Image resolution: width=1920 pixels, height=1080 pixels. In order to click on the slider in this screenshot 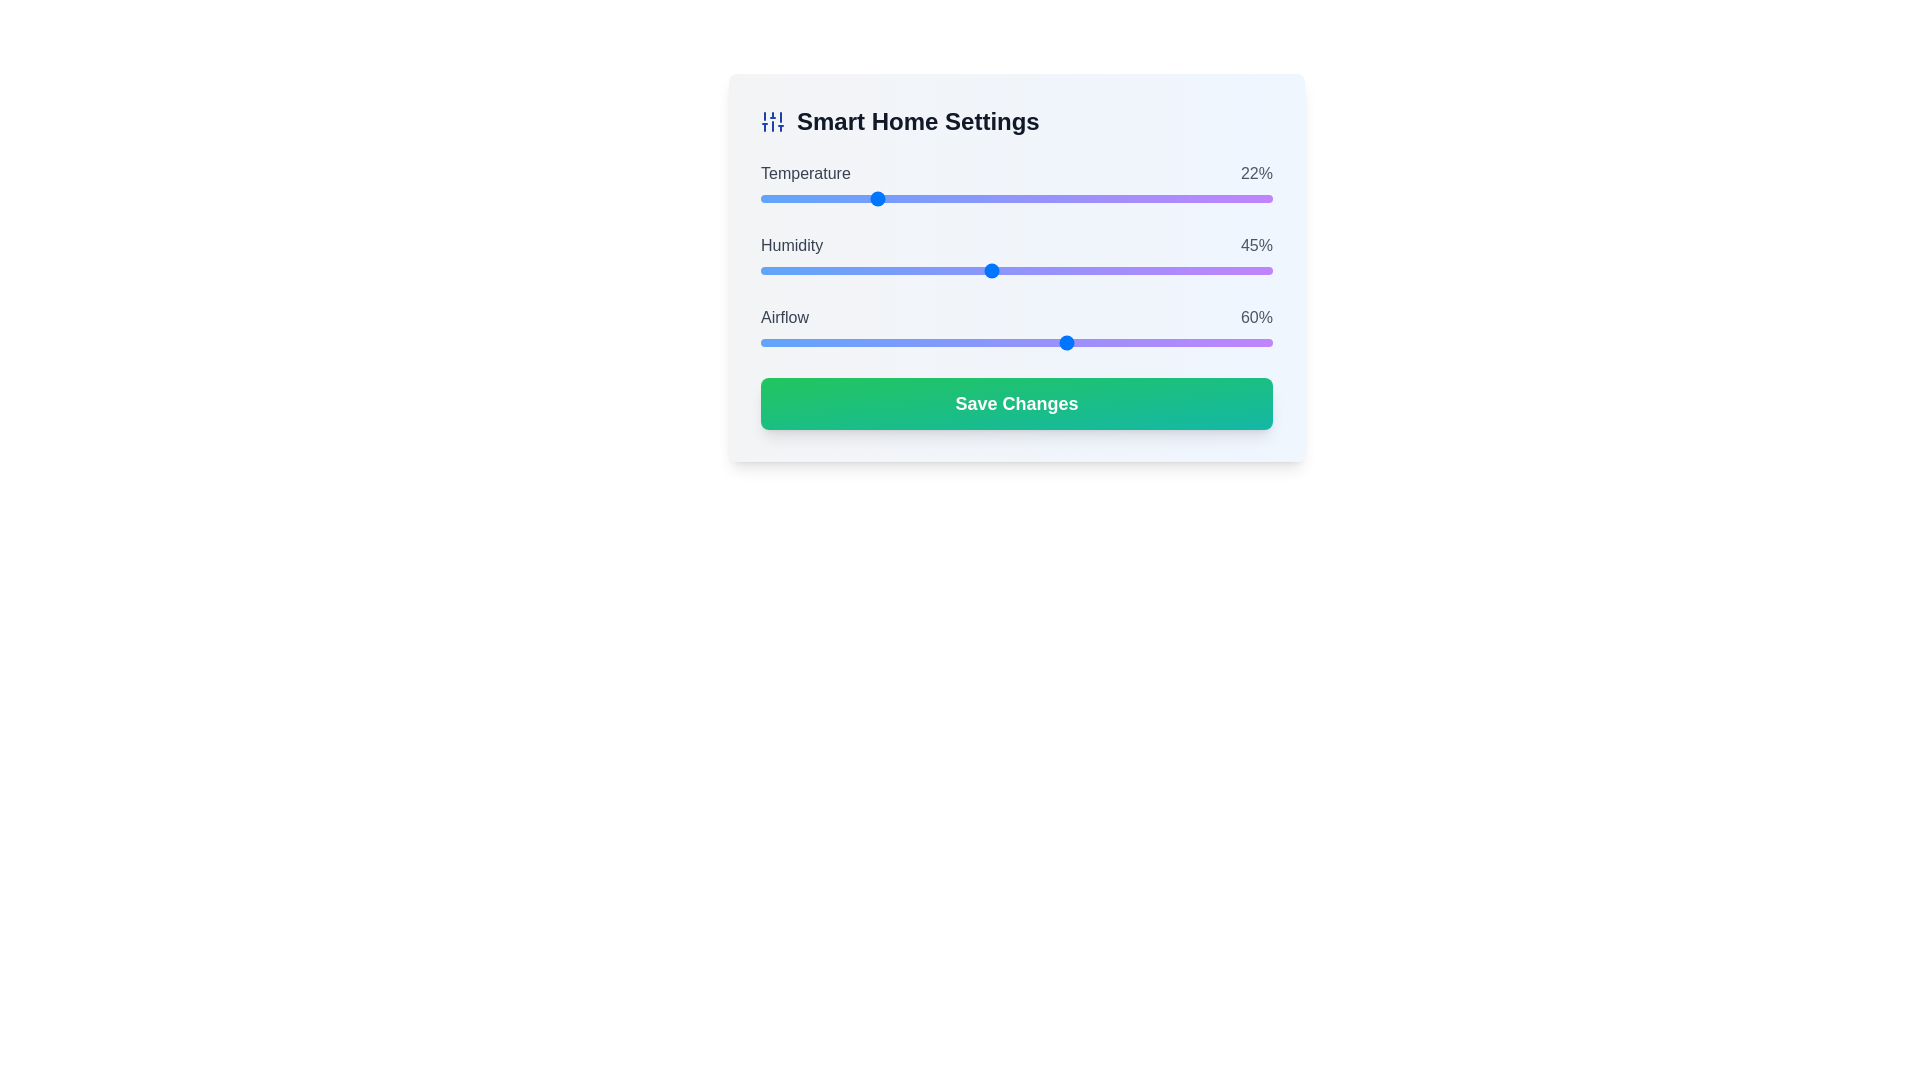, I will do `click(873, 199)`.